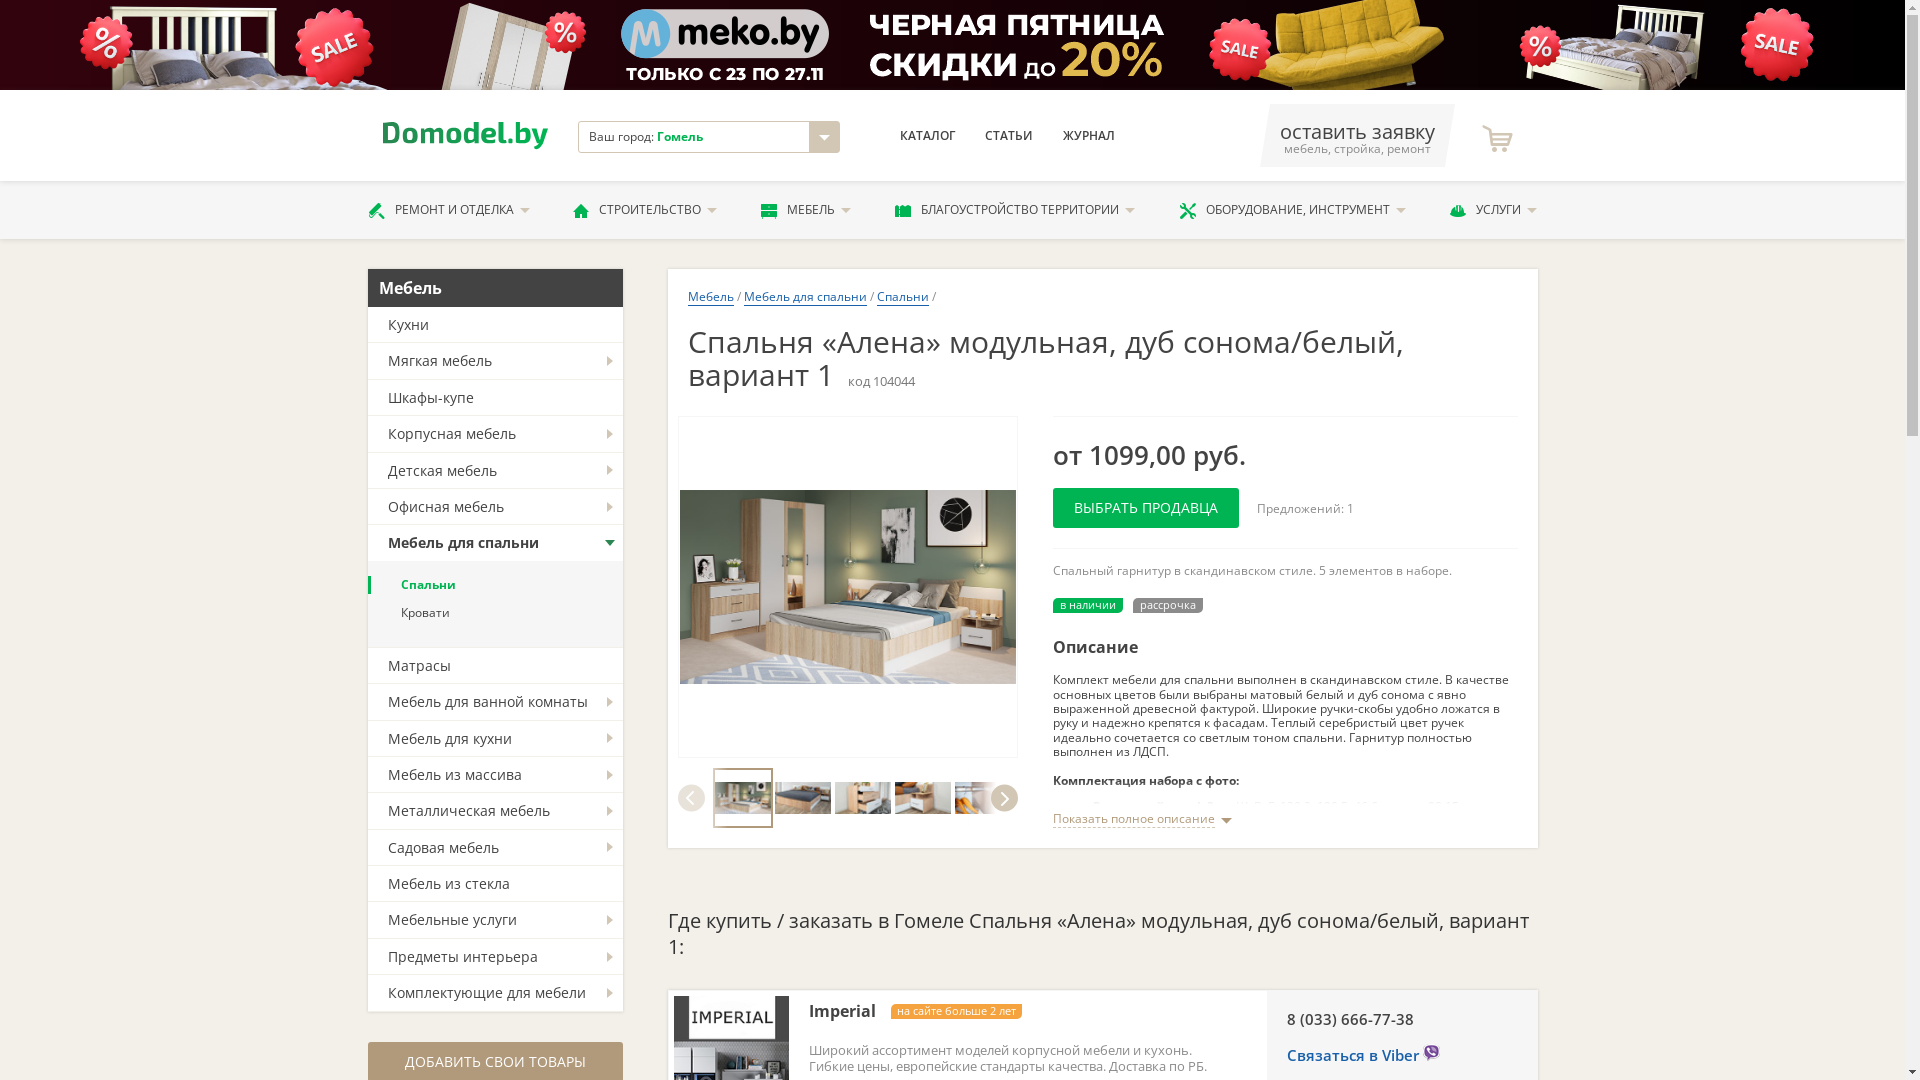 The image size is (1920, 1080). I want to click on 'Imperial', so click(807, 1011).